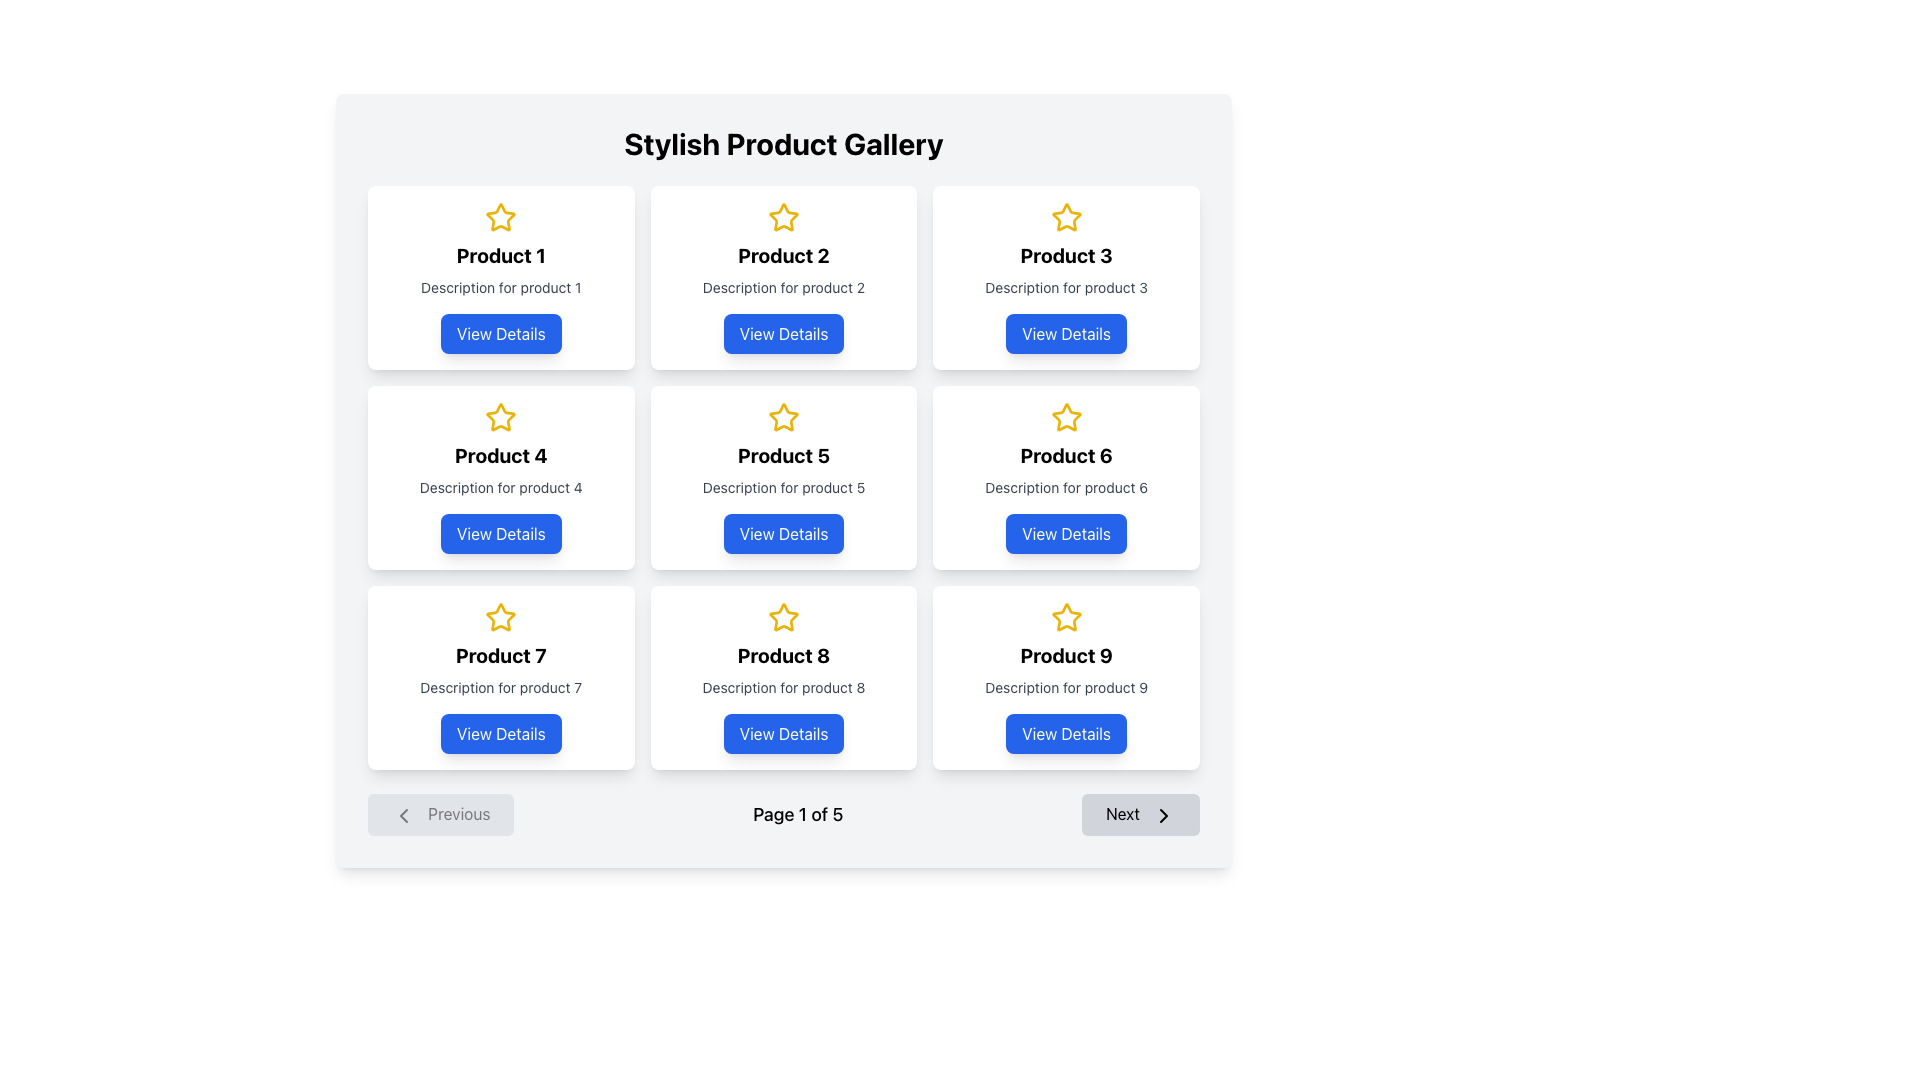 Image resolution: width=1920 pixels, height=1080 pixels. What do you see at coordinates (782, 488) in the screenshot?
I see `static text providing a brief description of 'Product 5', which is located below the title and above the 'View Details' button` at bounding box center [782, 488].